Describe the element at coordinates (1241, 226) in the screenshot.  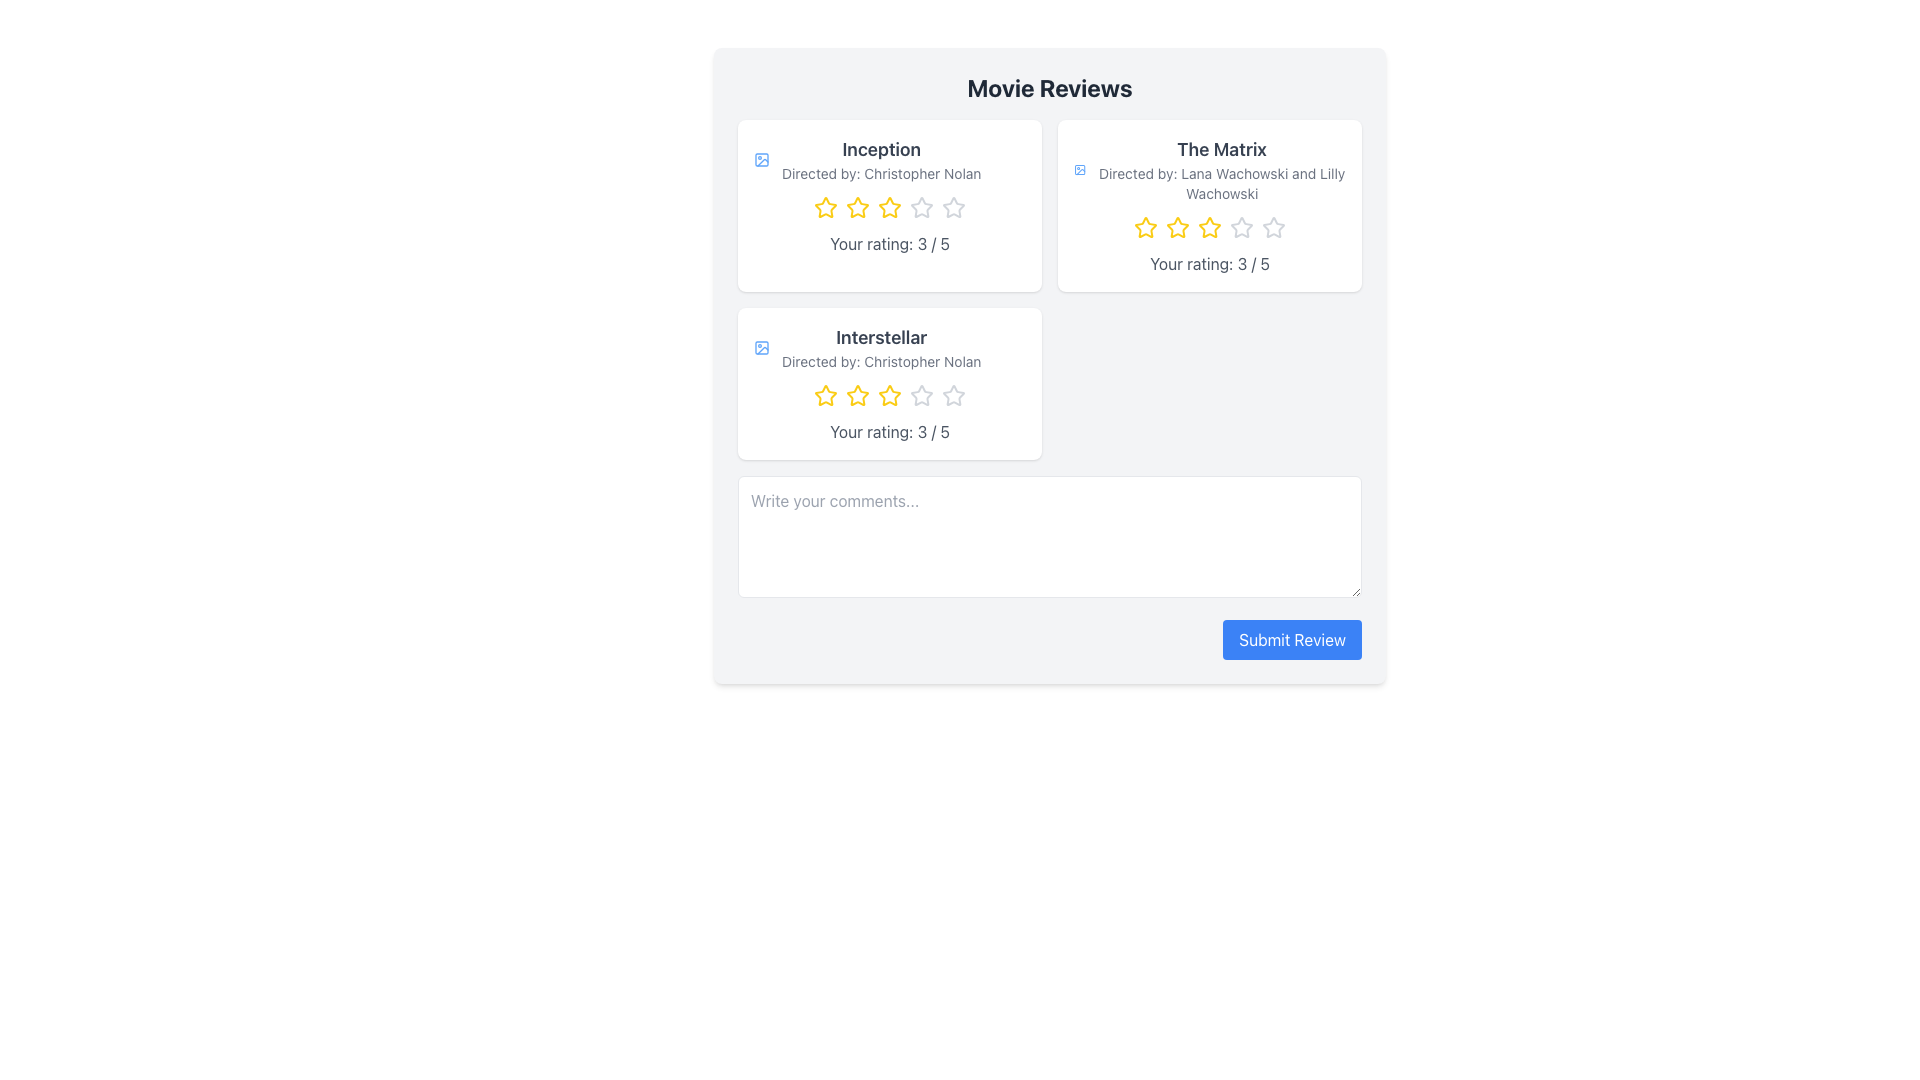
I see `the third star in the interactive rating system located in the review section labeled 'The Matrix'` at that location.